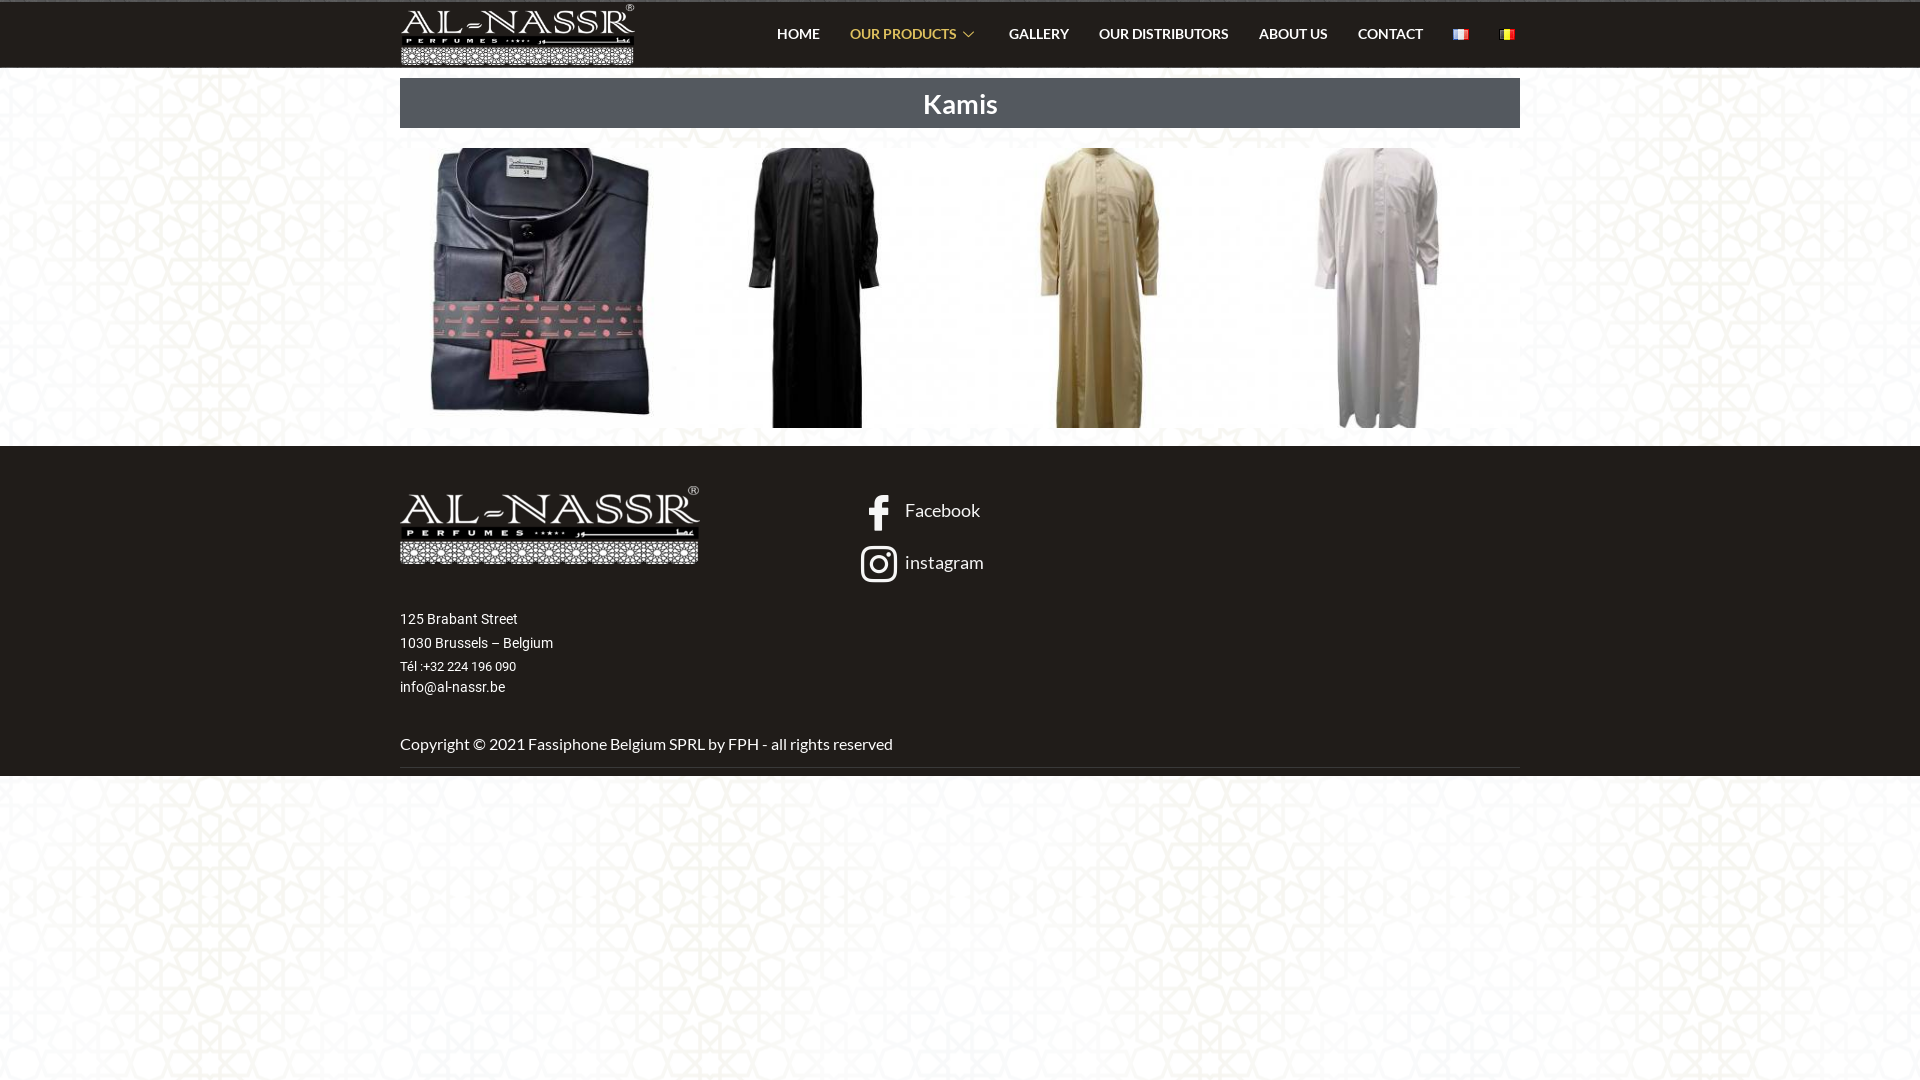 This screenshot has height=1080, width=1920. What do you see at coordinates (1293, 34) in the screenshot?
I see `'ABOUT US'` at bounding box center [1293, 34].